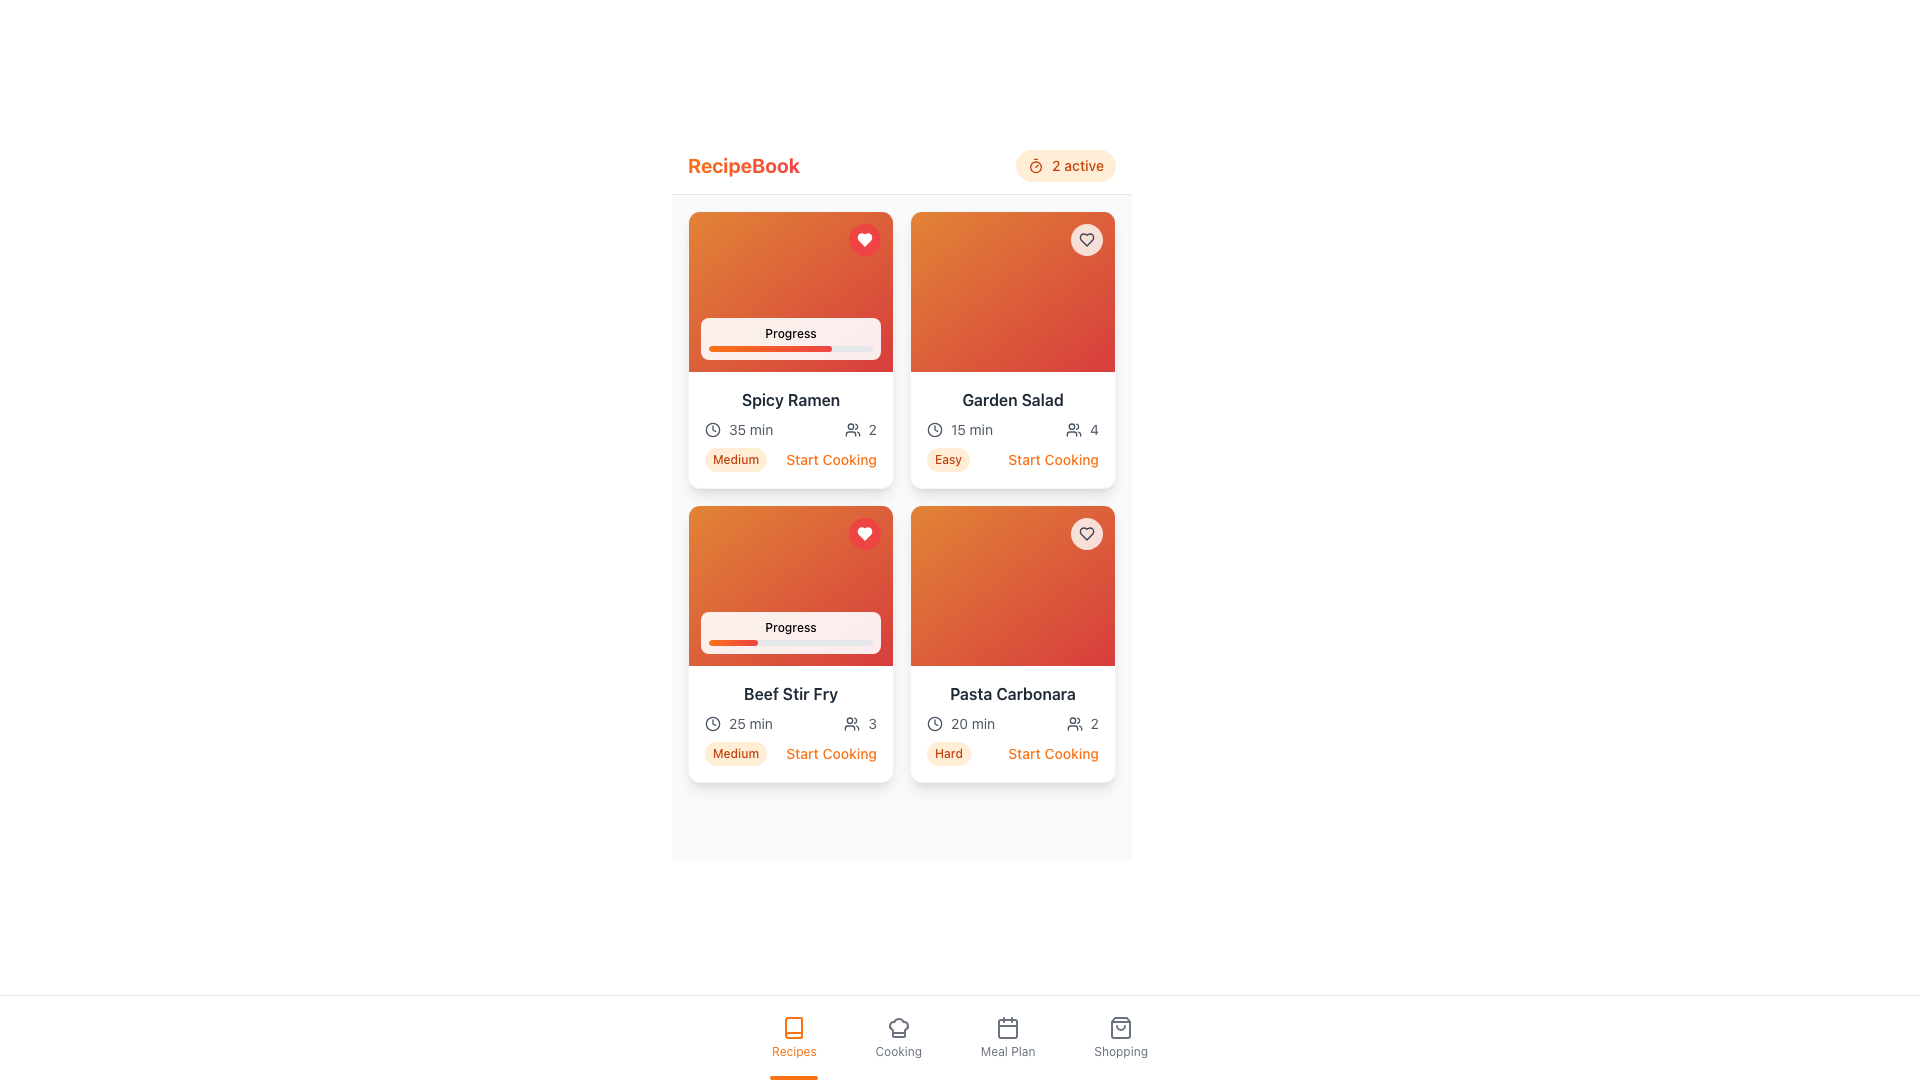 This screenshot has height=1080, width=1920. I want to click on the text and icon pairing that features a minimalist clock icon and the text '15 min', located in the lower-left region of the second card in the grid layout, so click(960, 428).